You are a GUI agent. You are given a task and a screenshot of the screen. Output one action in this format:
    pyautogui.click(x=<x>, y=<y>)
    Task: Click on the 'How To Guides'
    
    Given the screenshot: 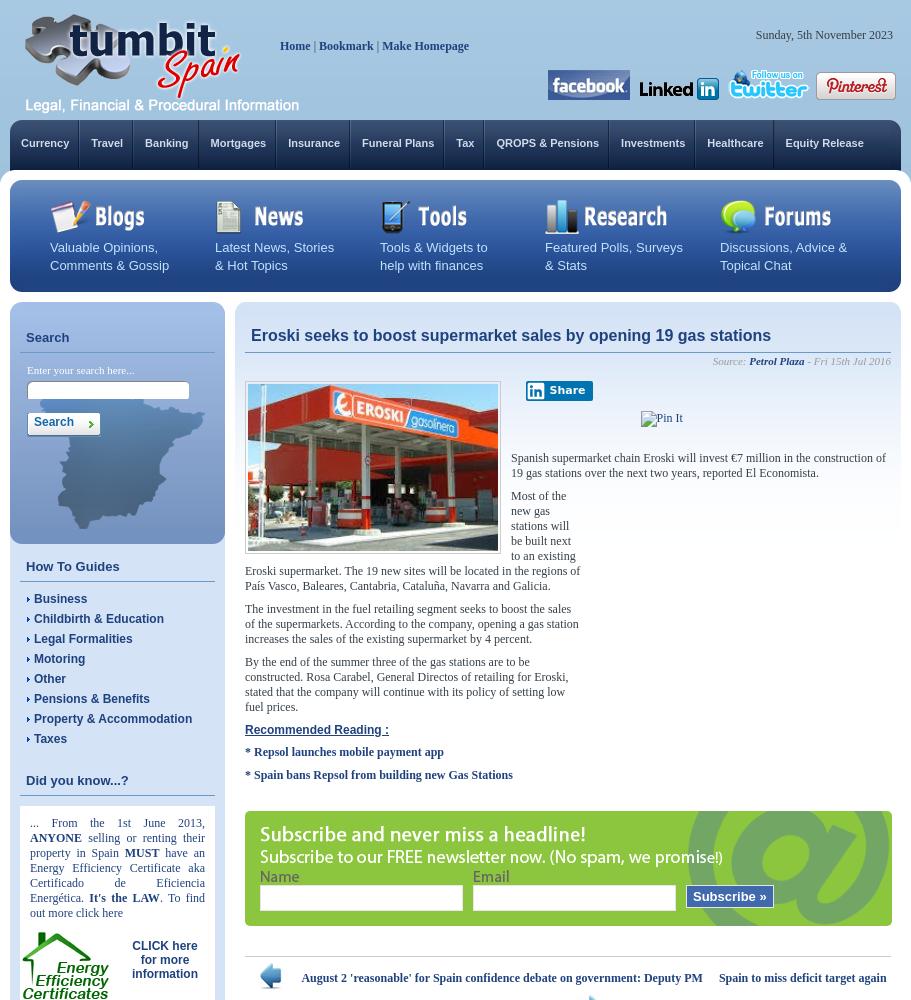 What is the action you would take?
    pyautogui.click(x=25, y=565)
    